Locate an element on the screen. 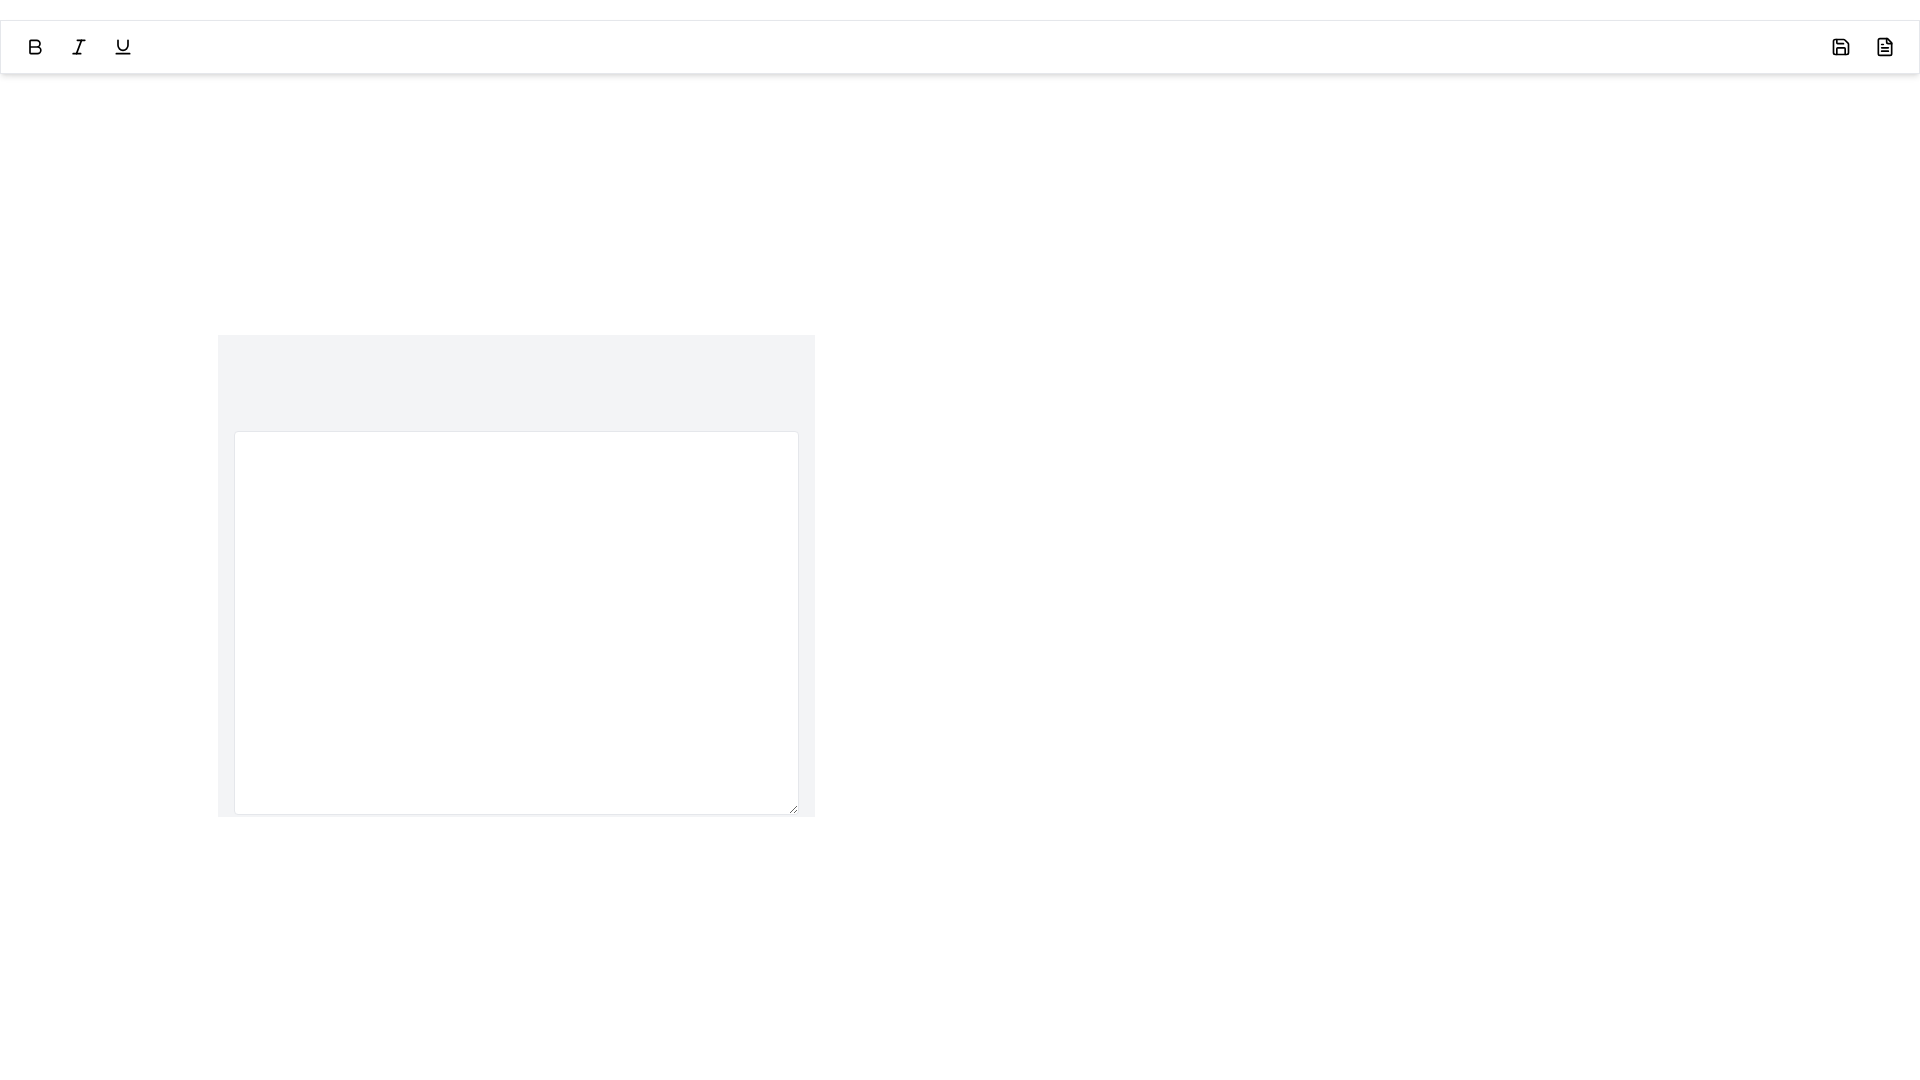 The width and height of the screenshot is (1920, 1080). the italic text formatting button, which is the second item in the horizontal toolbar positioned between the bold and underline icons is located at coordinates (78, 45).